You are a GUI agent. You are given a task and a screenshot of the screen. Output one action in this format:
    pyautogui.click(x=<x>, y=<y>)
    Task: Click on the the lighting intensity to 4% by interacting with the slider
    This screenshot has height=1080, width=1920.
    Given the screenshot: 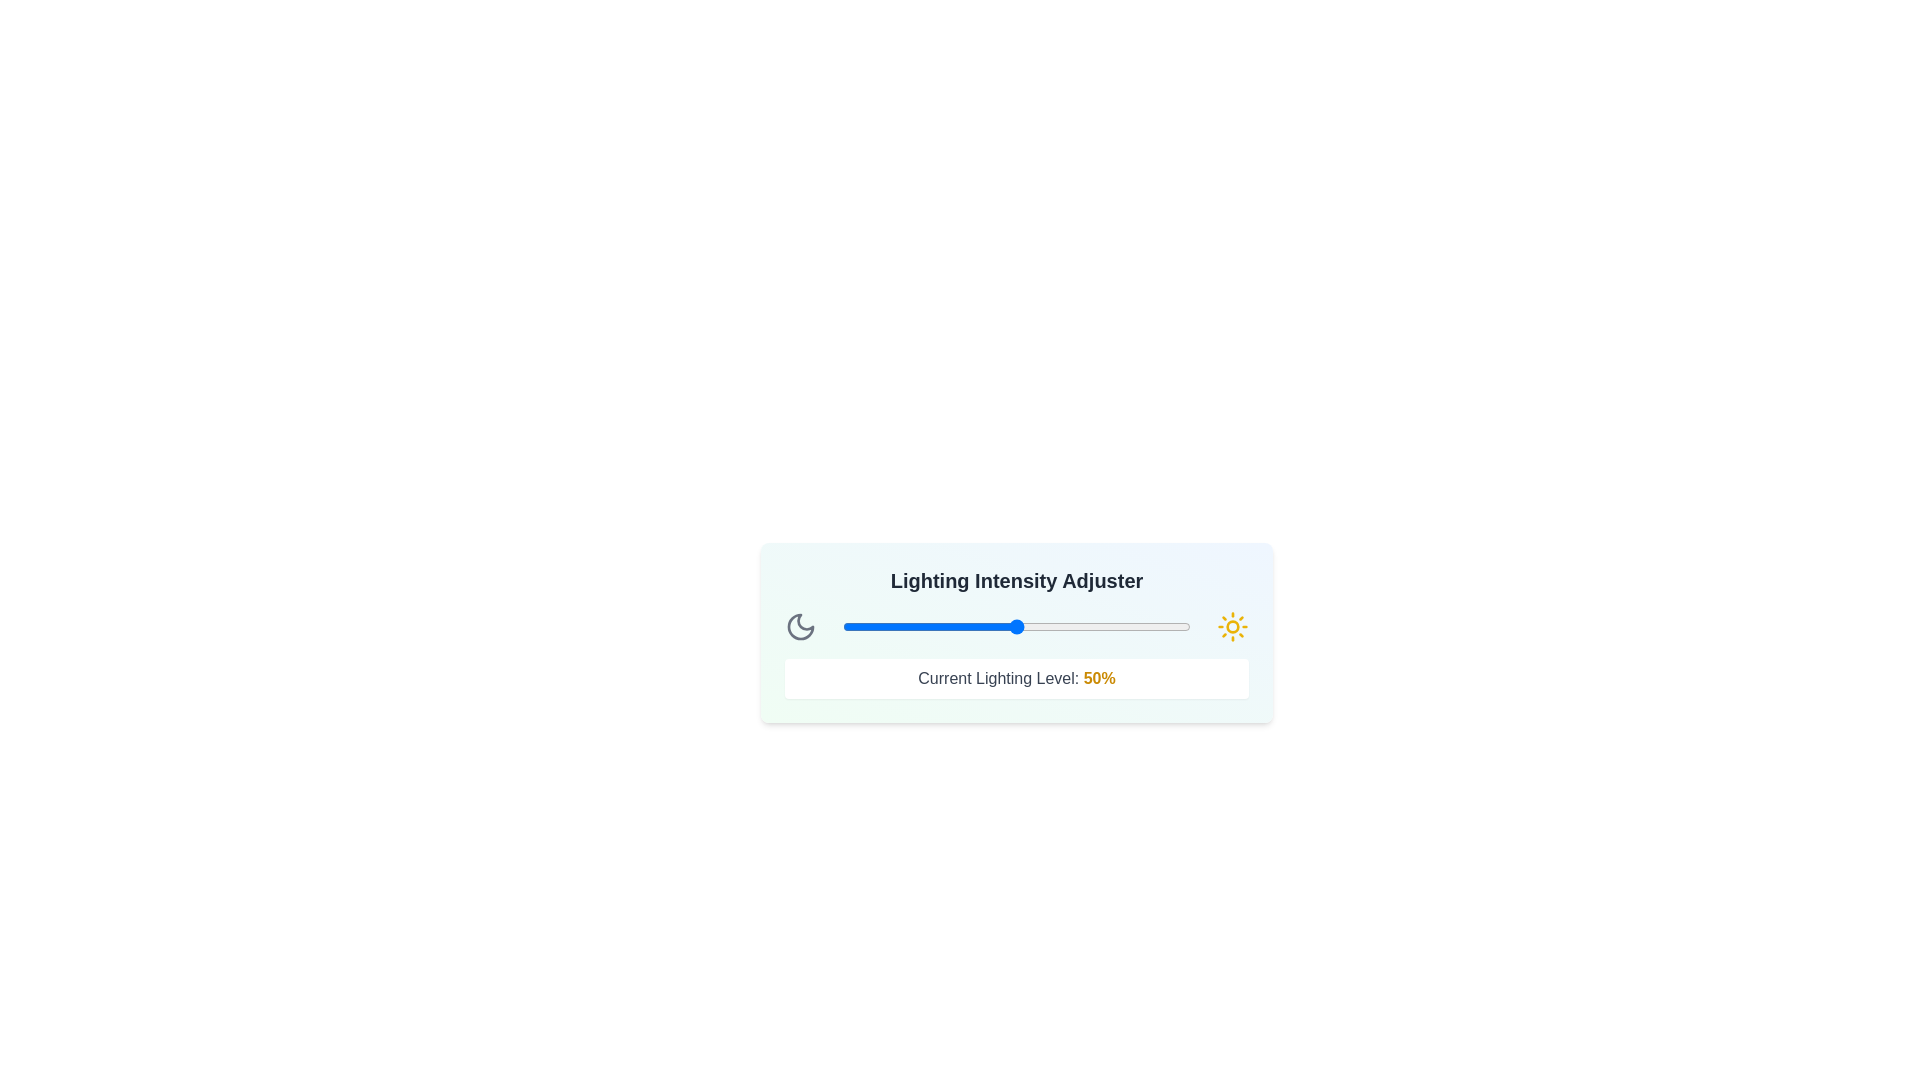 What is the action you would take?
    pyautogui.click(x=856, y=626)
    